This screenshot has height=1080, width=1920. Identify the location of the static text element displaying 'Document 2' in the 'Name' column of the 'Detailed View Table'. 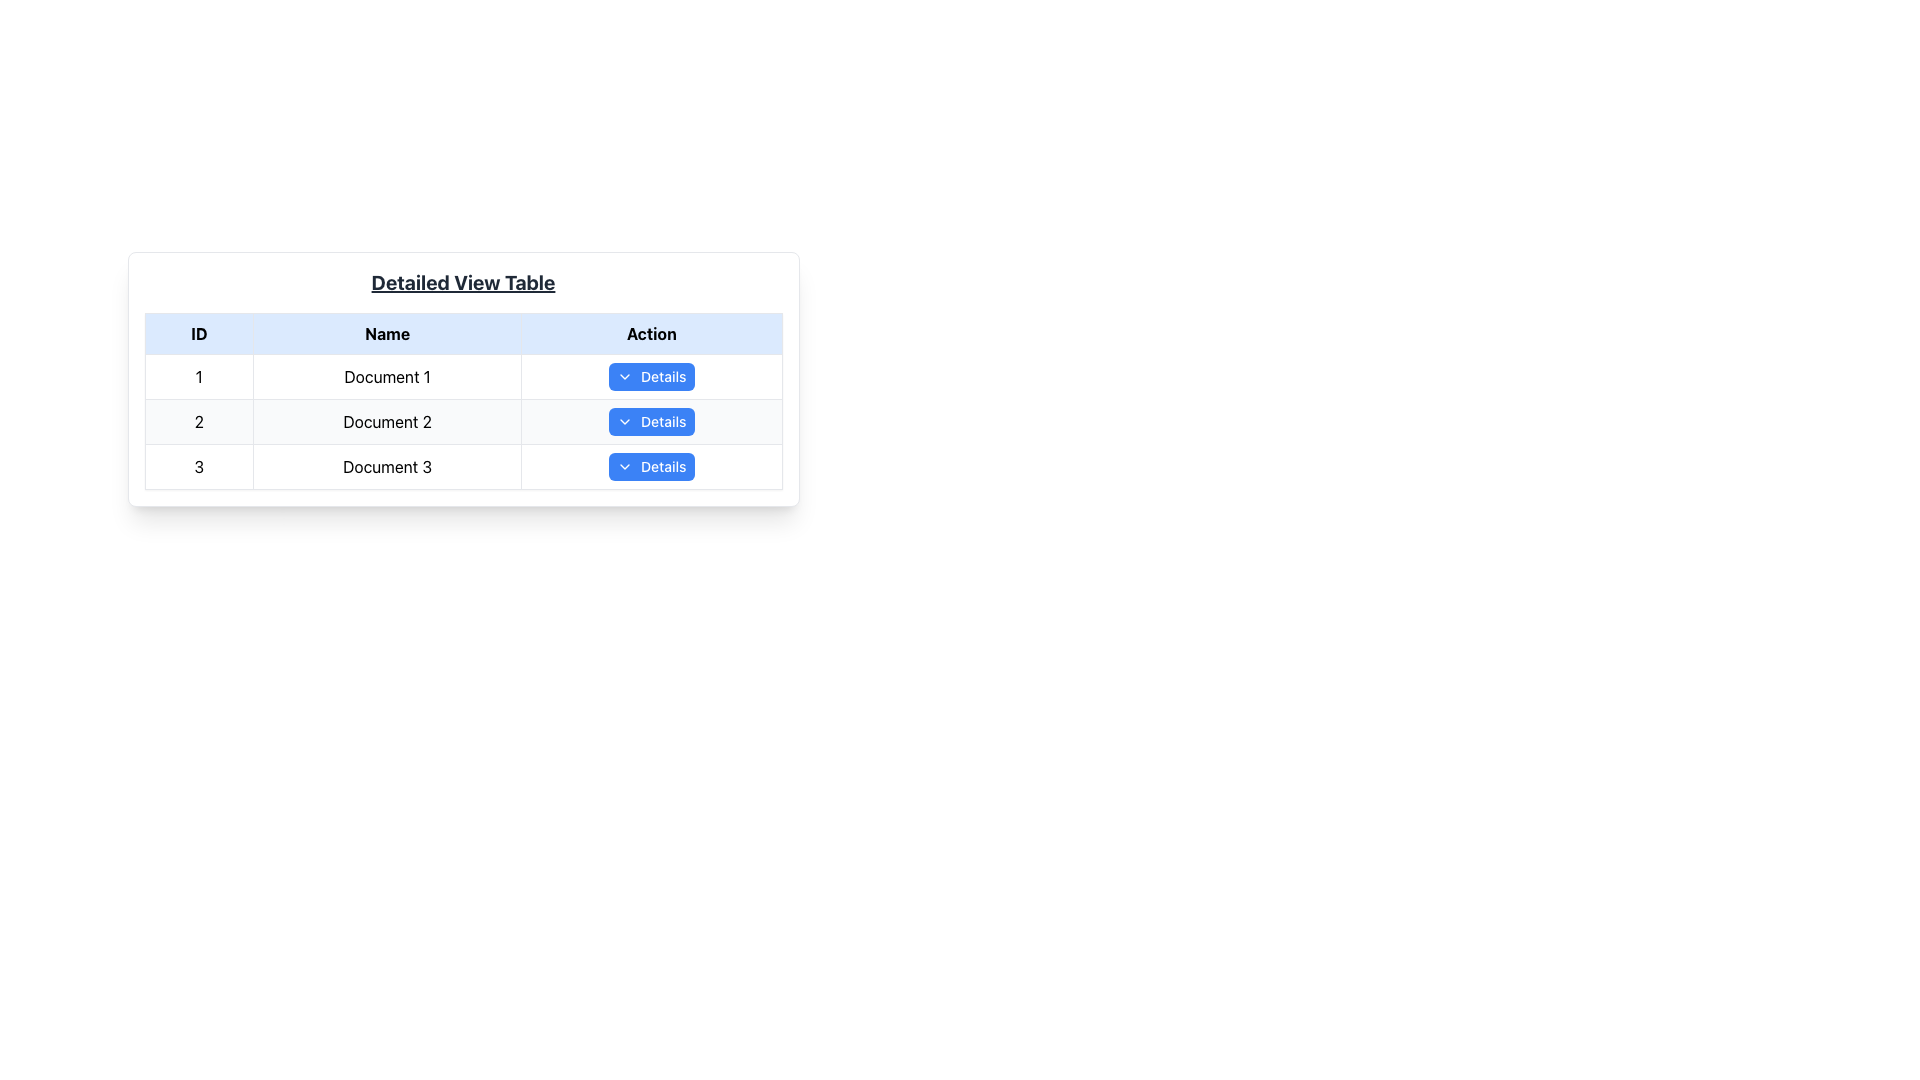
(387, 420).